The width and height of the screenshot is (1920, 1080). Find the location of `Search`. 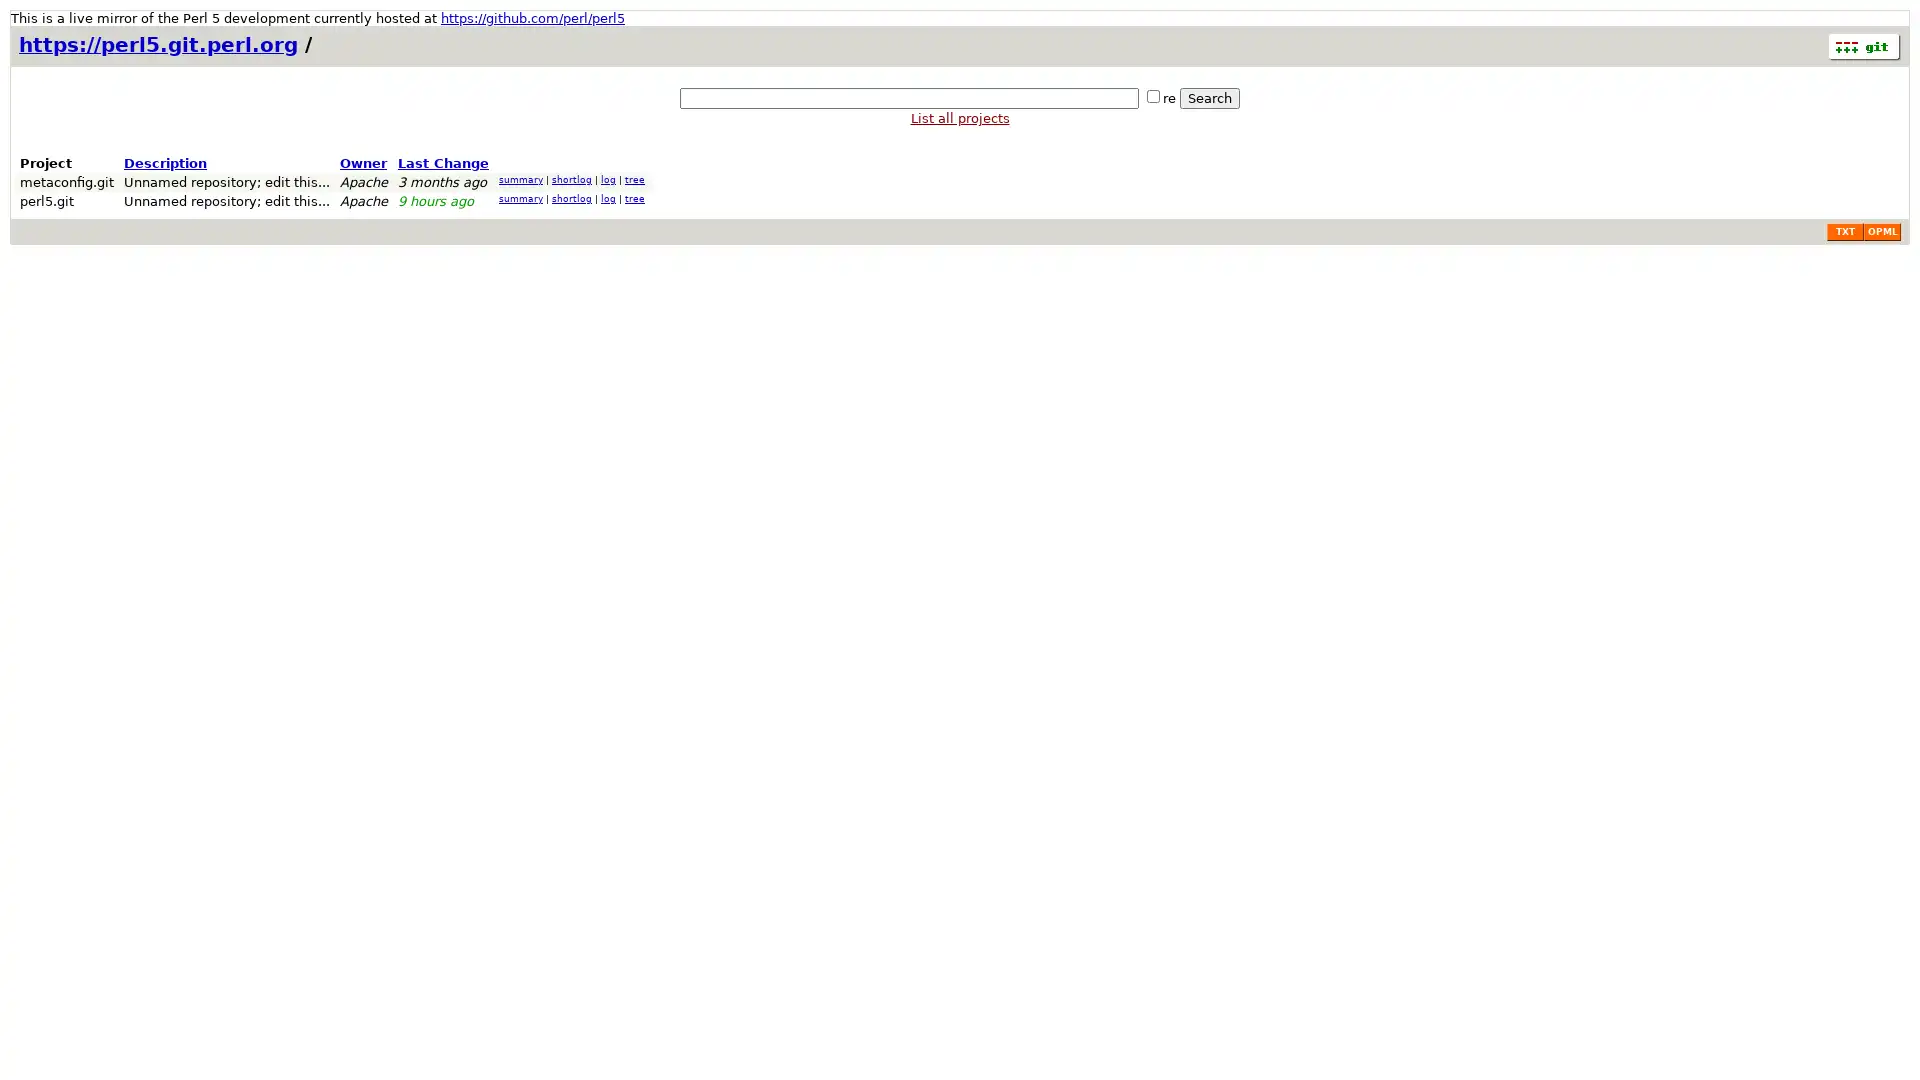

Search is located at coordinates (1208, 98).